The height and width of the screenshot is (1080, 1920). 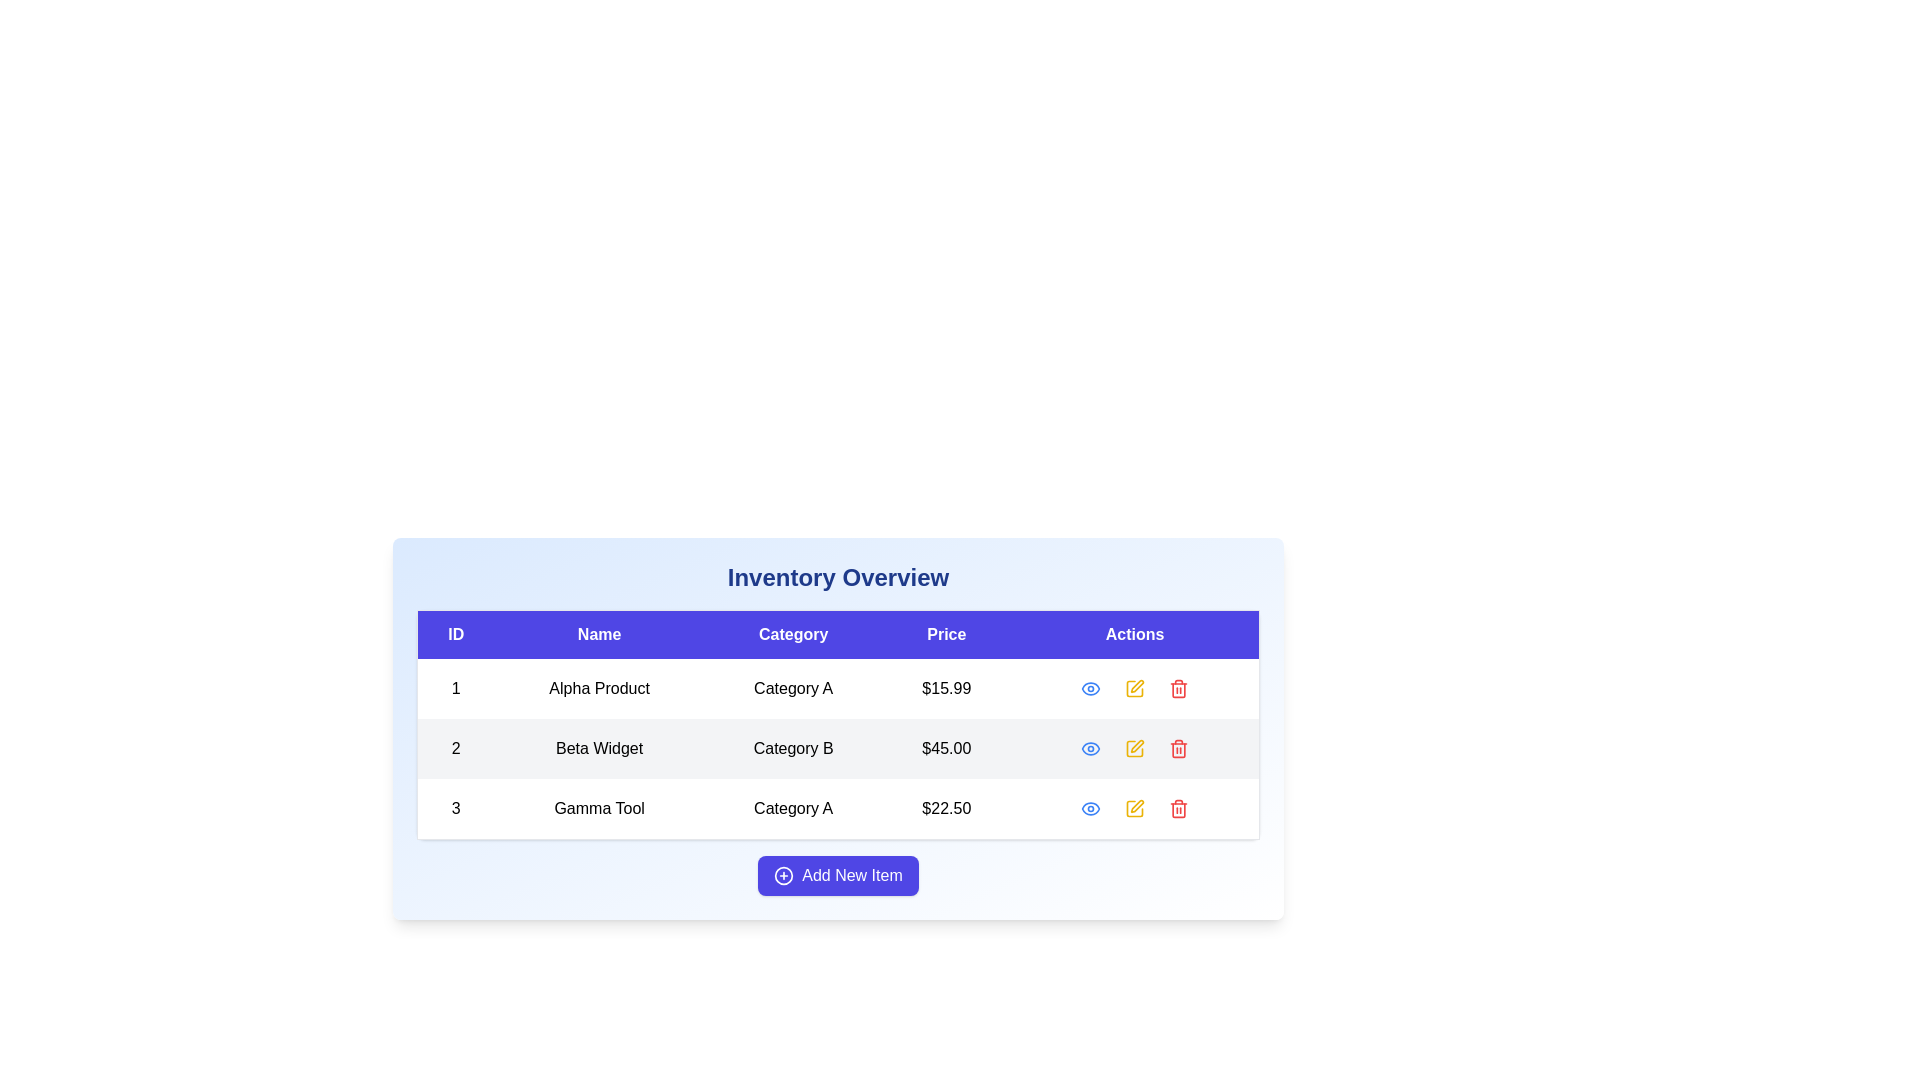 I want to click on the 'view' icon located, so click(x=1089, y=688).